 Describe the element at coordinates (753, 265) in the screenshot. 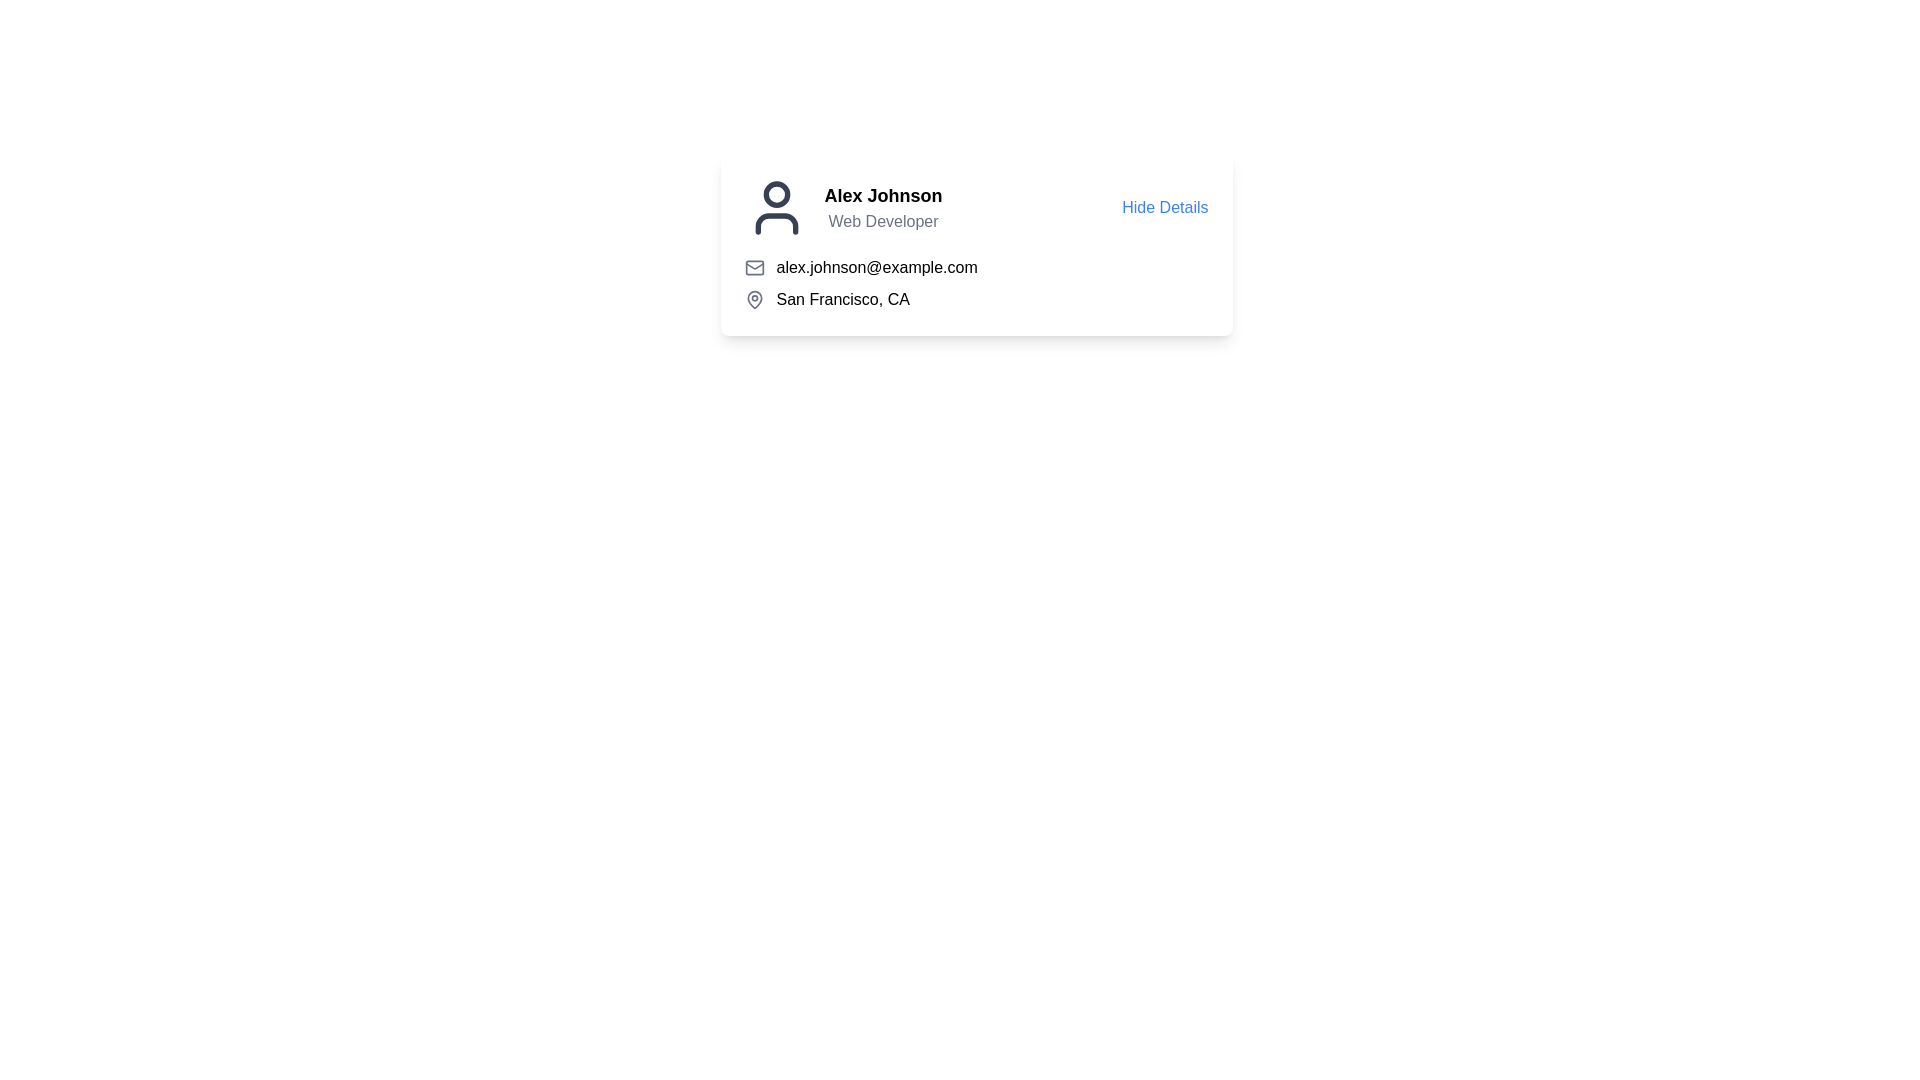

I see `the email icon represented by a simplified envelope shape, located to the left of 'alex.johnson@example.com' in the contact details section` at that location.